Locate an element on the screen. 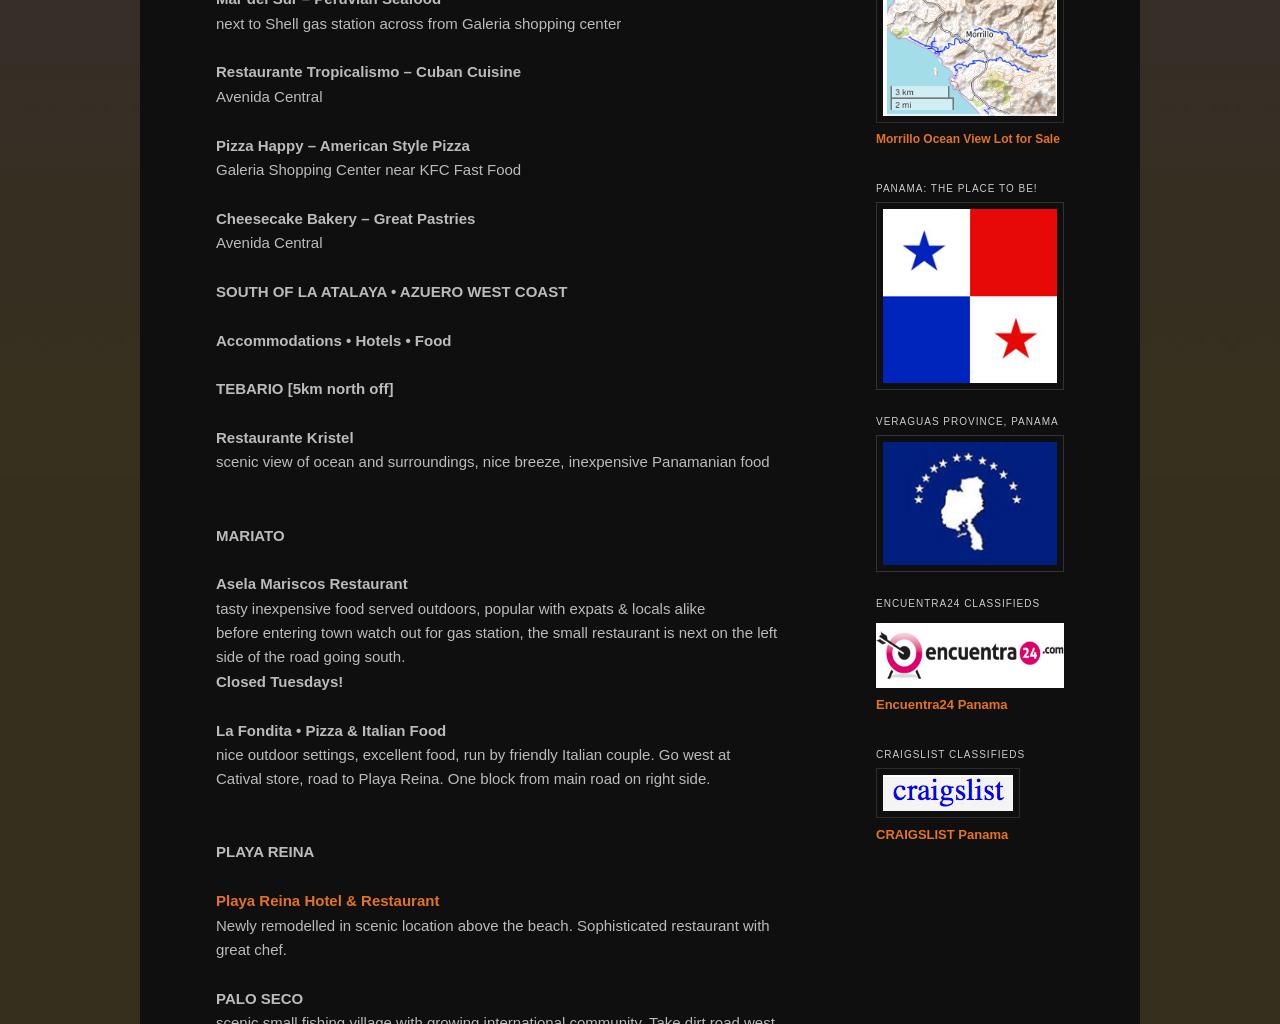  'next to Shell gas station across from Galeria shopping center' is located at coordinates (417, 22).